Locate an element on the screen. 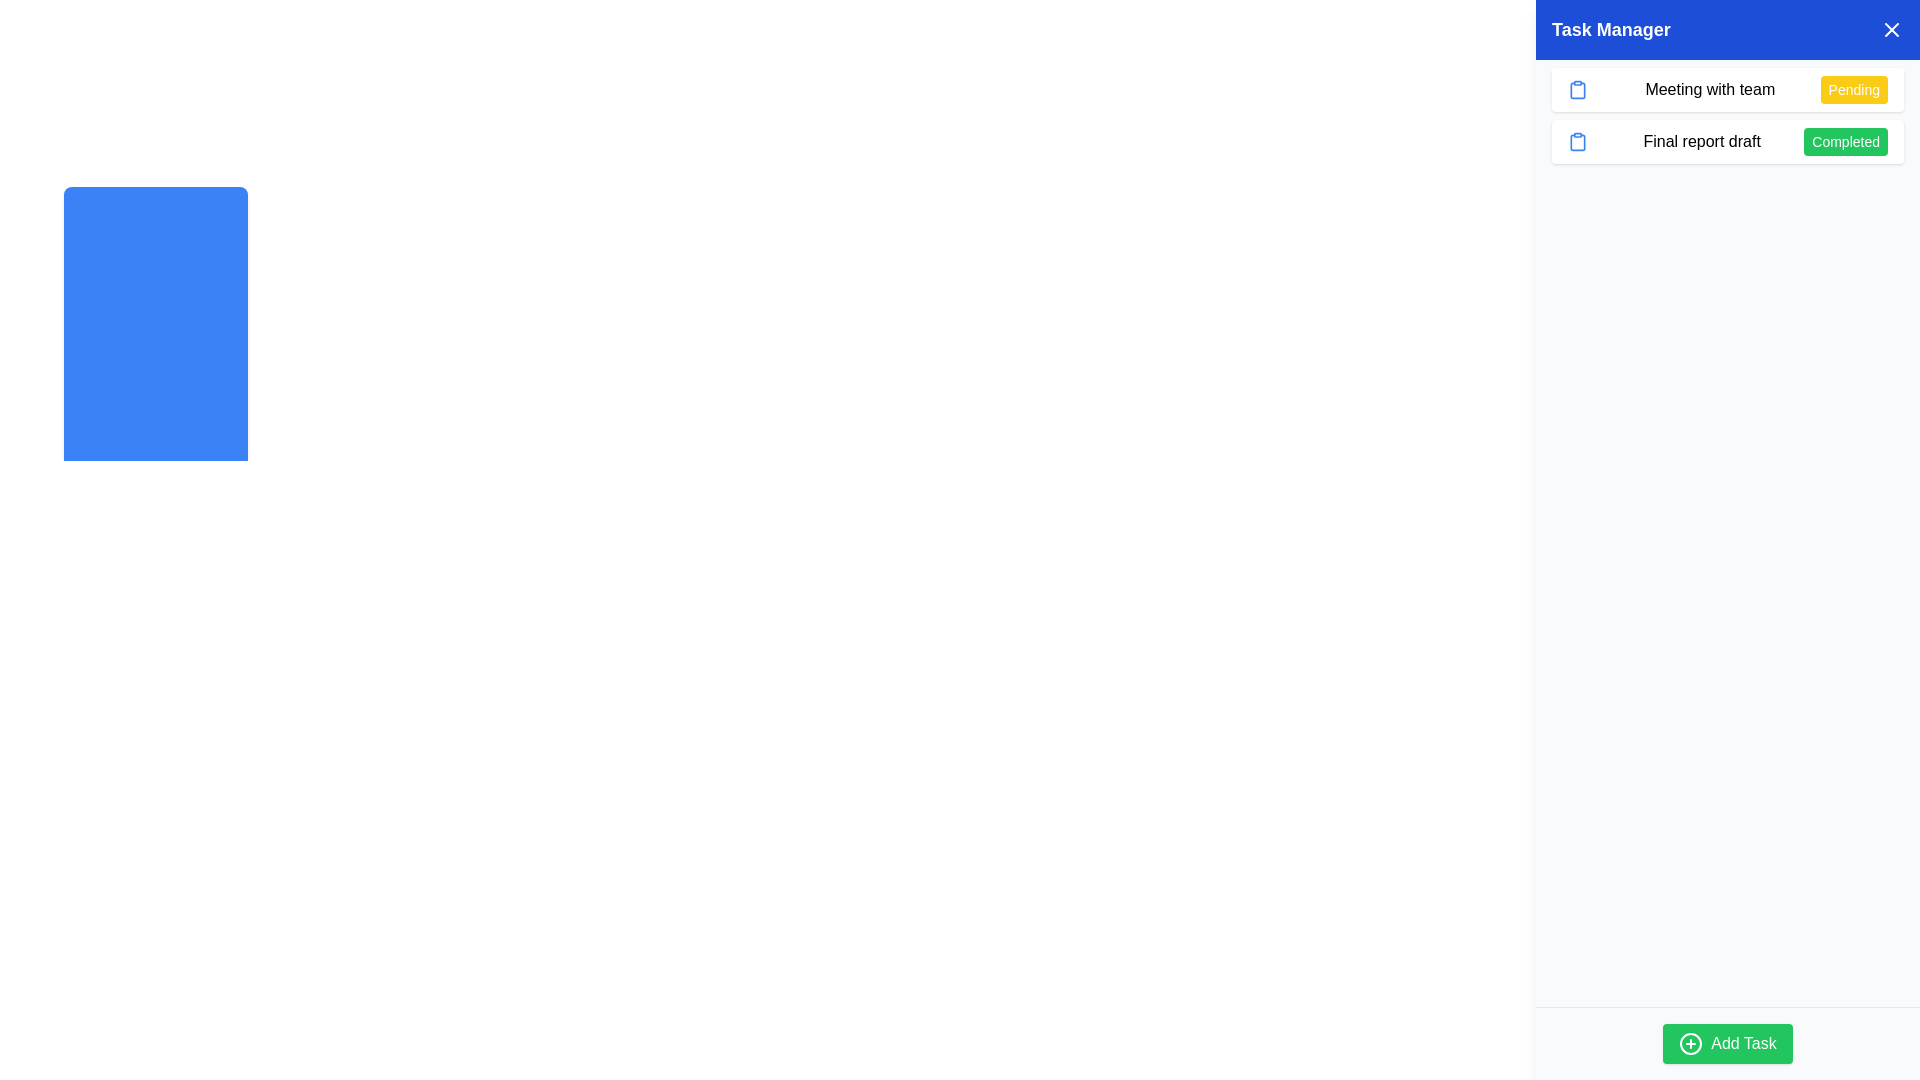 The width and height of the screenshot is (1920, 1080). the task title label located second from the top is located at coordinates (1701, 141).